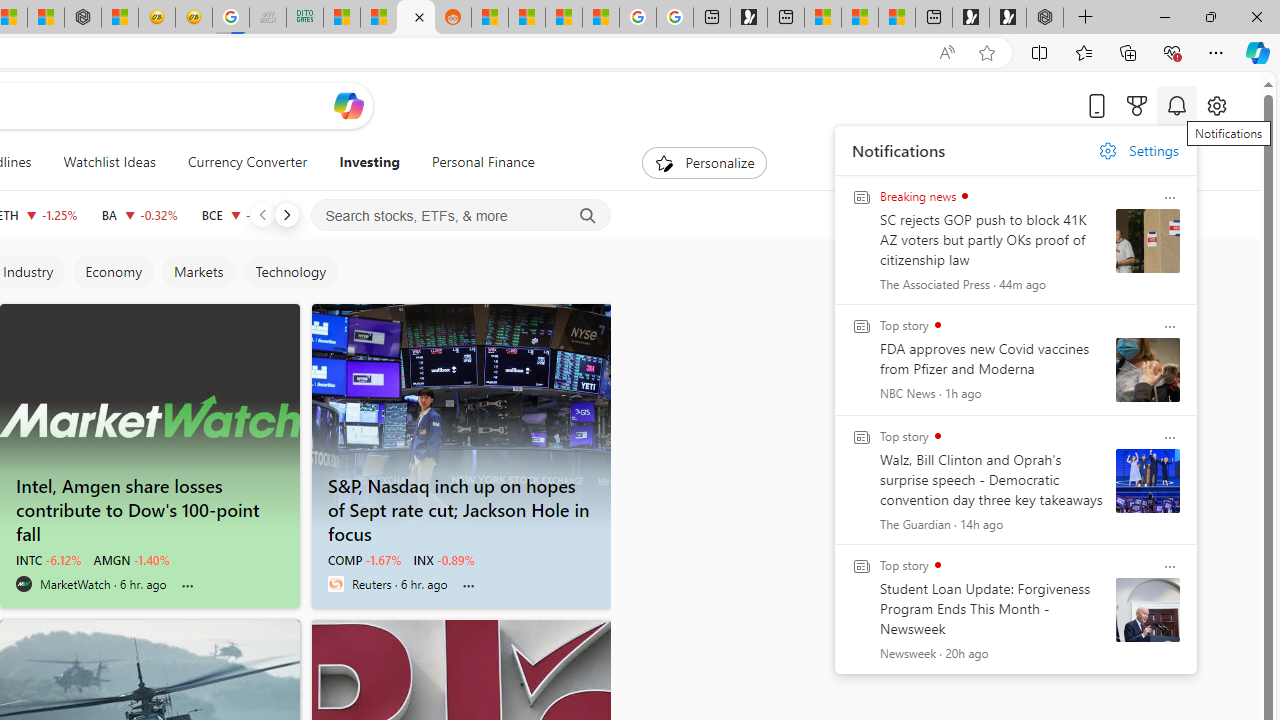 Image resolution: width=1280 pixels, height=720 pixels. What do you see at coordinates (348, 105) in the screenshot?
I see `'Open Copilot'` at bounding box center [348, 105].